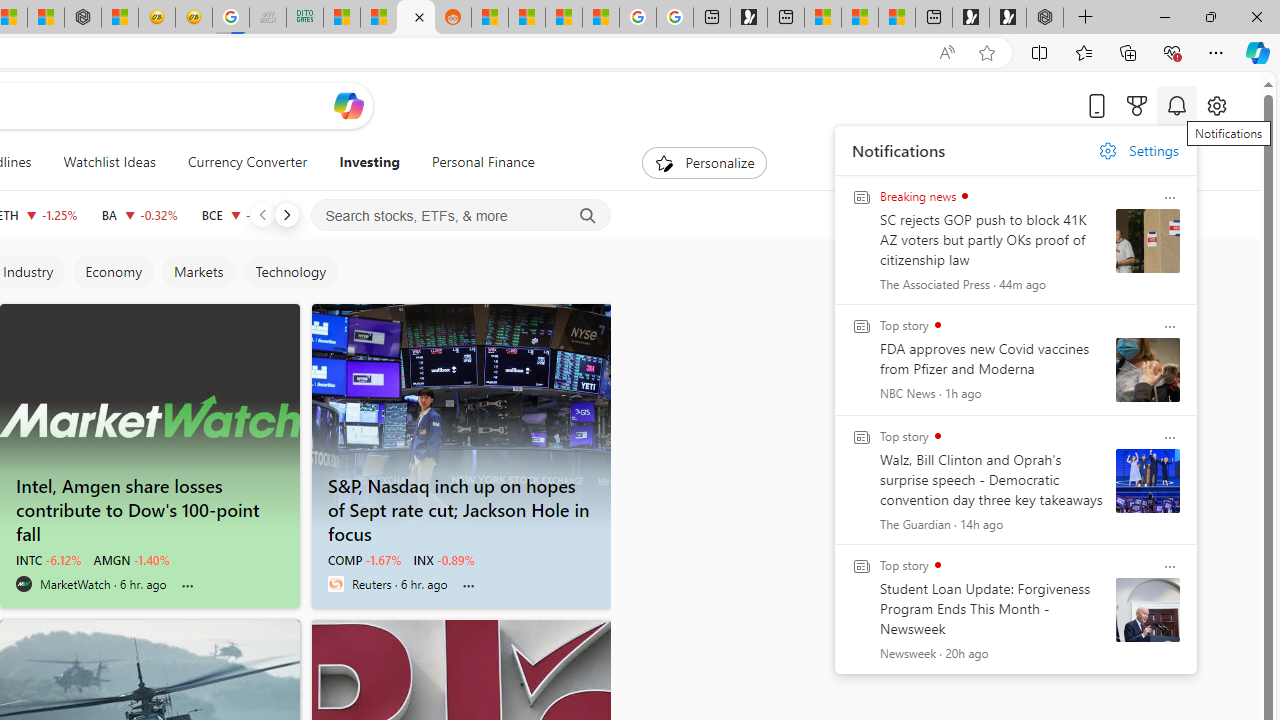 Image resolution: width=1280 pixels, height=720 pixels. What do you see at coordinates (348, 105) in the screenshot?
I see `'Open Copilot'` at bounding box center [348, 105].